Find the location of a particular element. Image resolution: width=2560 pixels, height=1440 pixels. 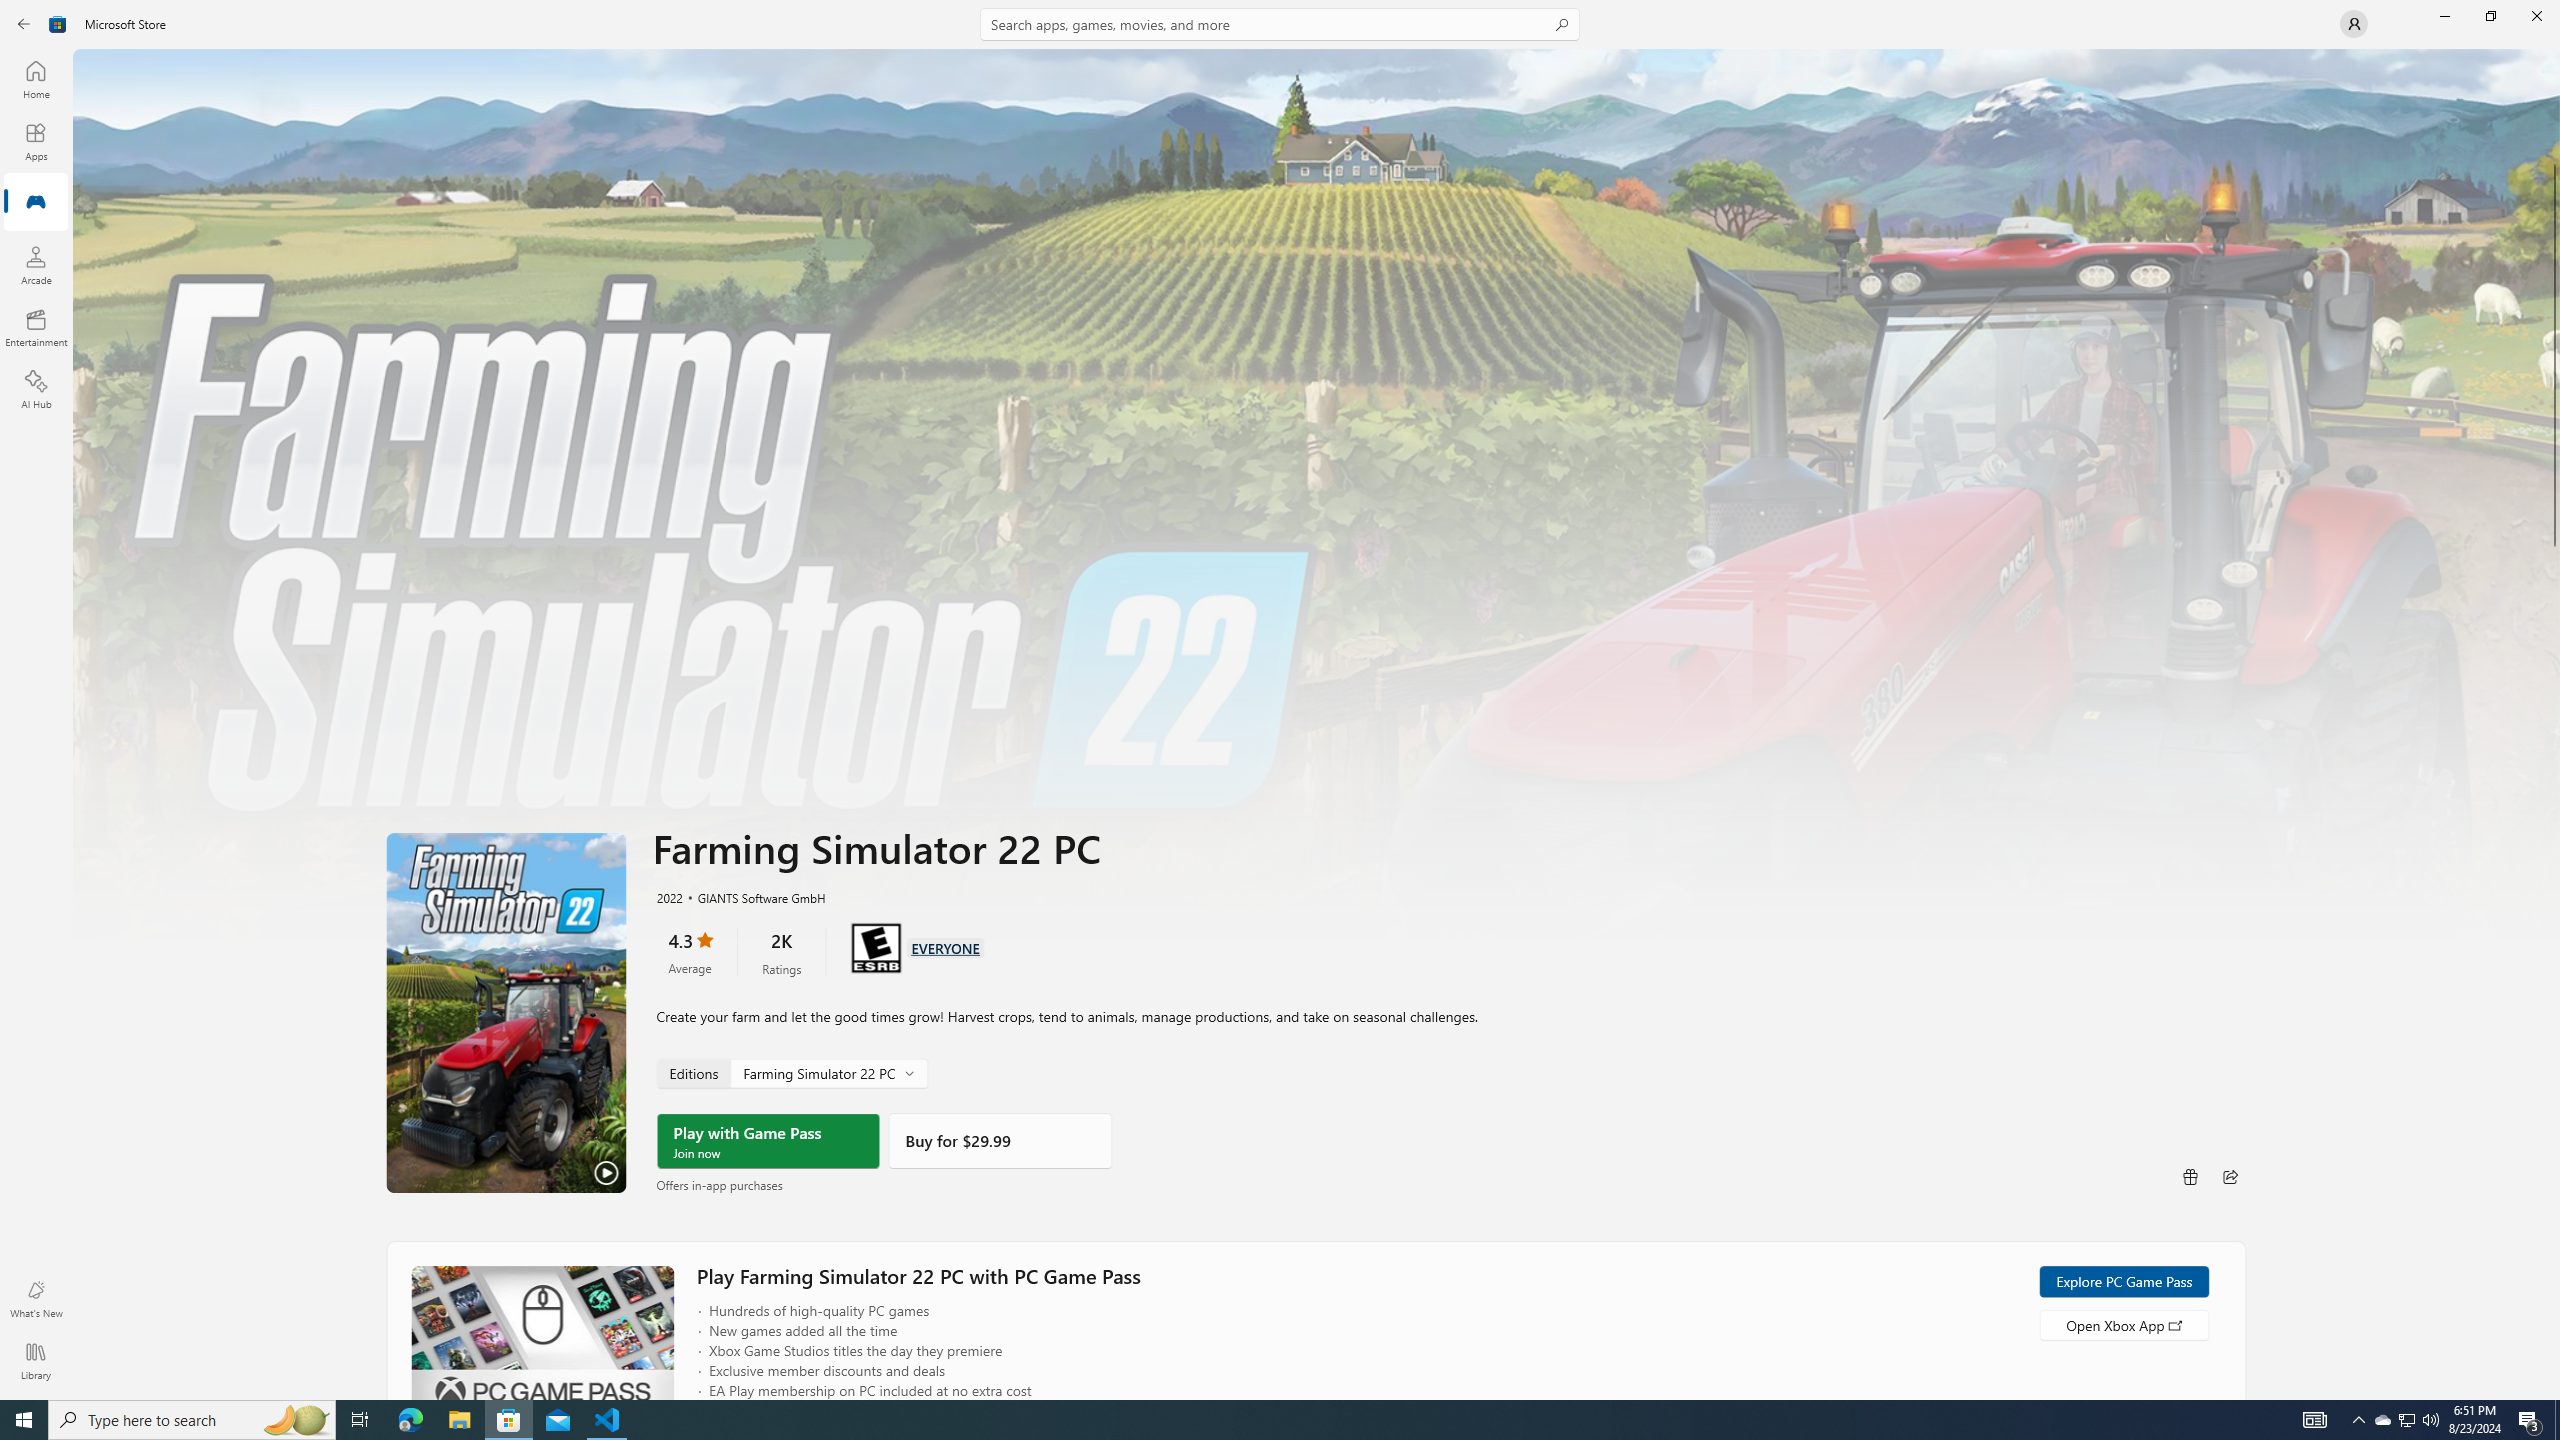

'Explore PC Game Pass' is located at coordinates (2123, 1280).